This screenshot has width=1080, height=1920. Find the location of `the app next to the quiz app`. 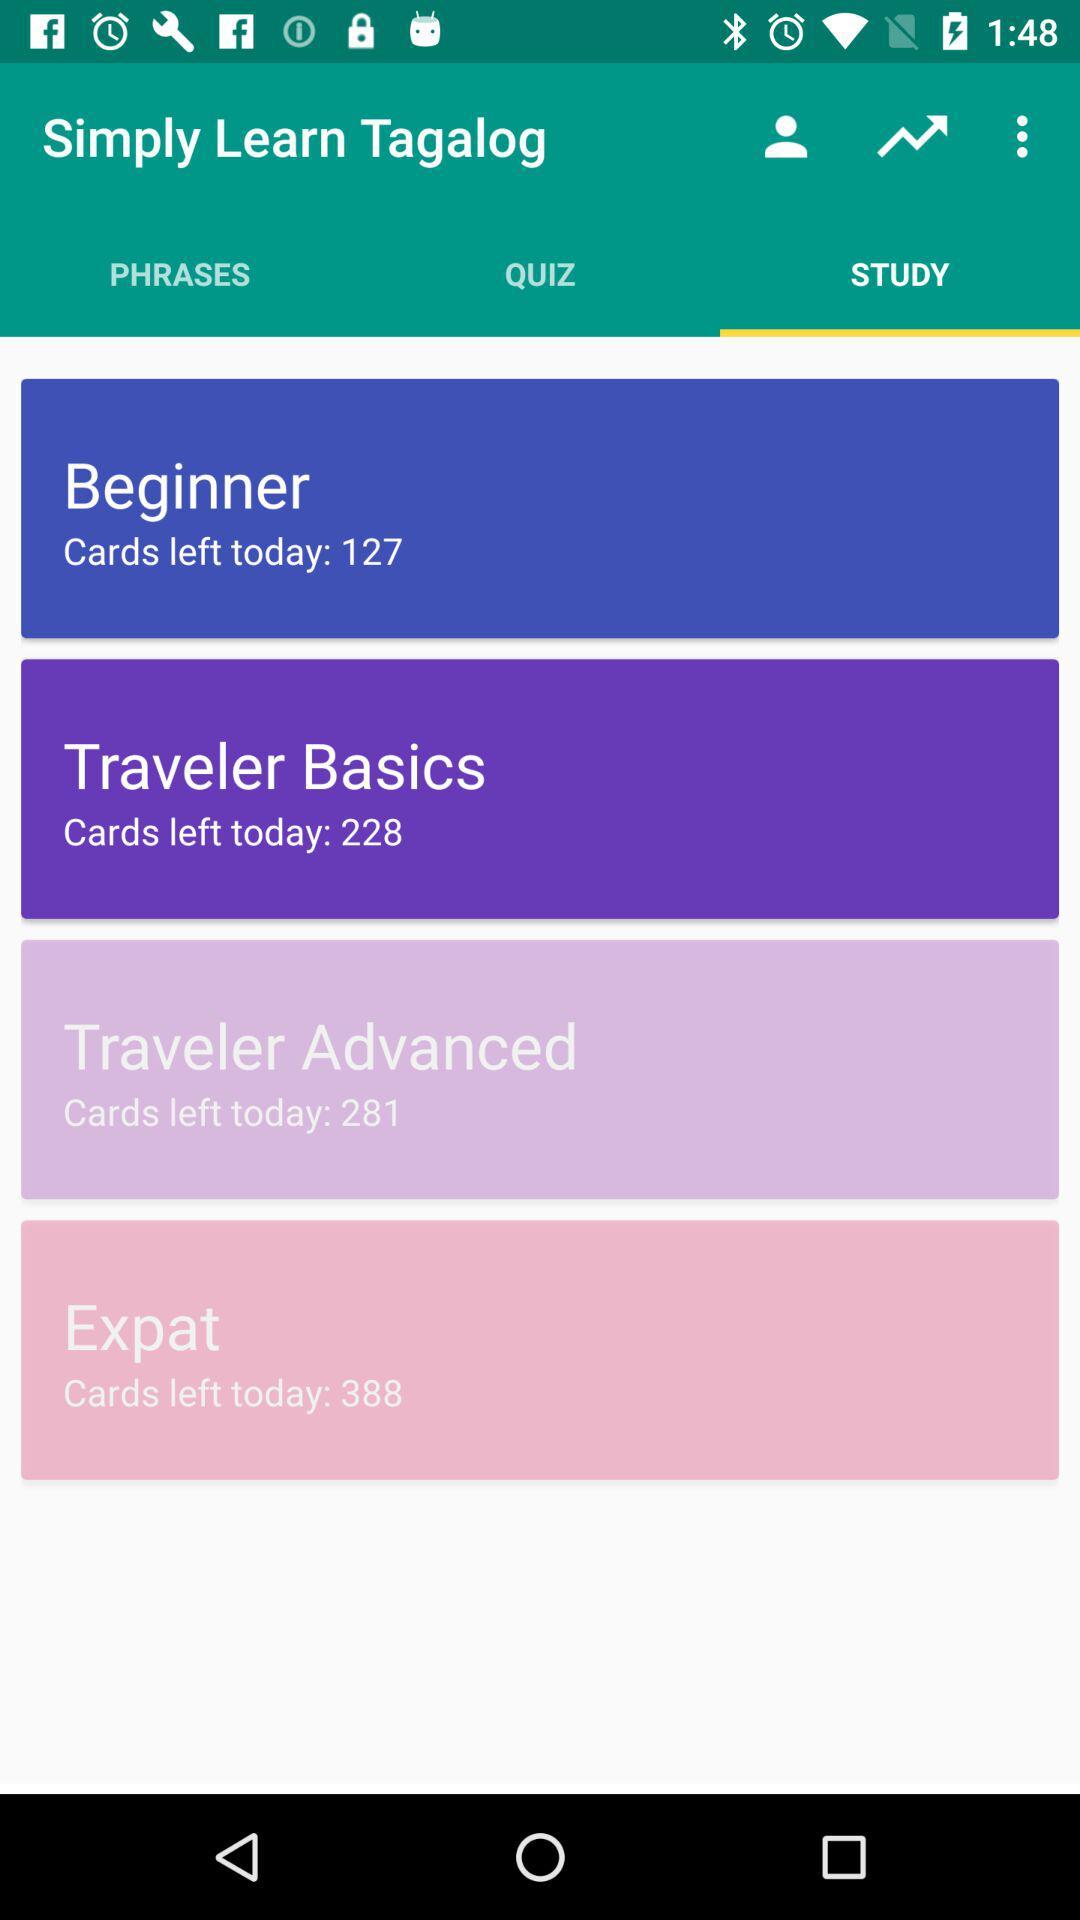

the app next to the quiz app is located at coordinates (785, 135).